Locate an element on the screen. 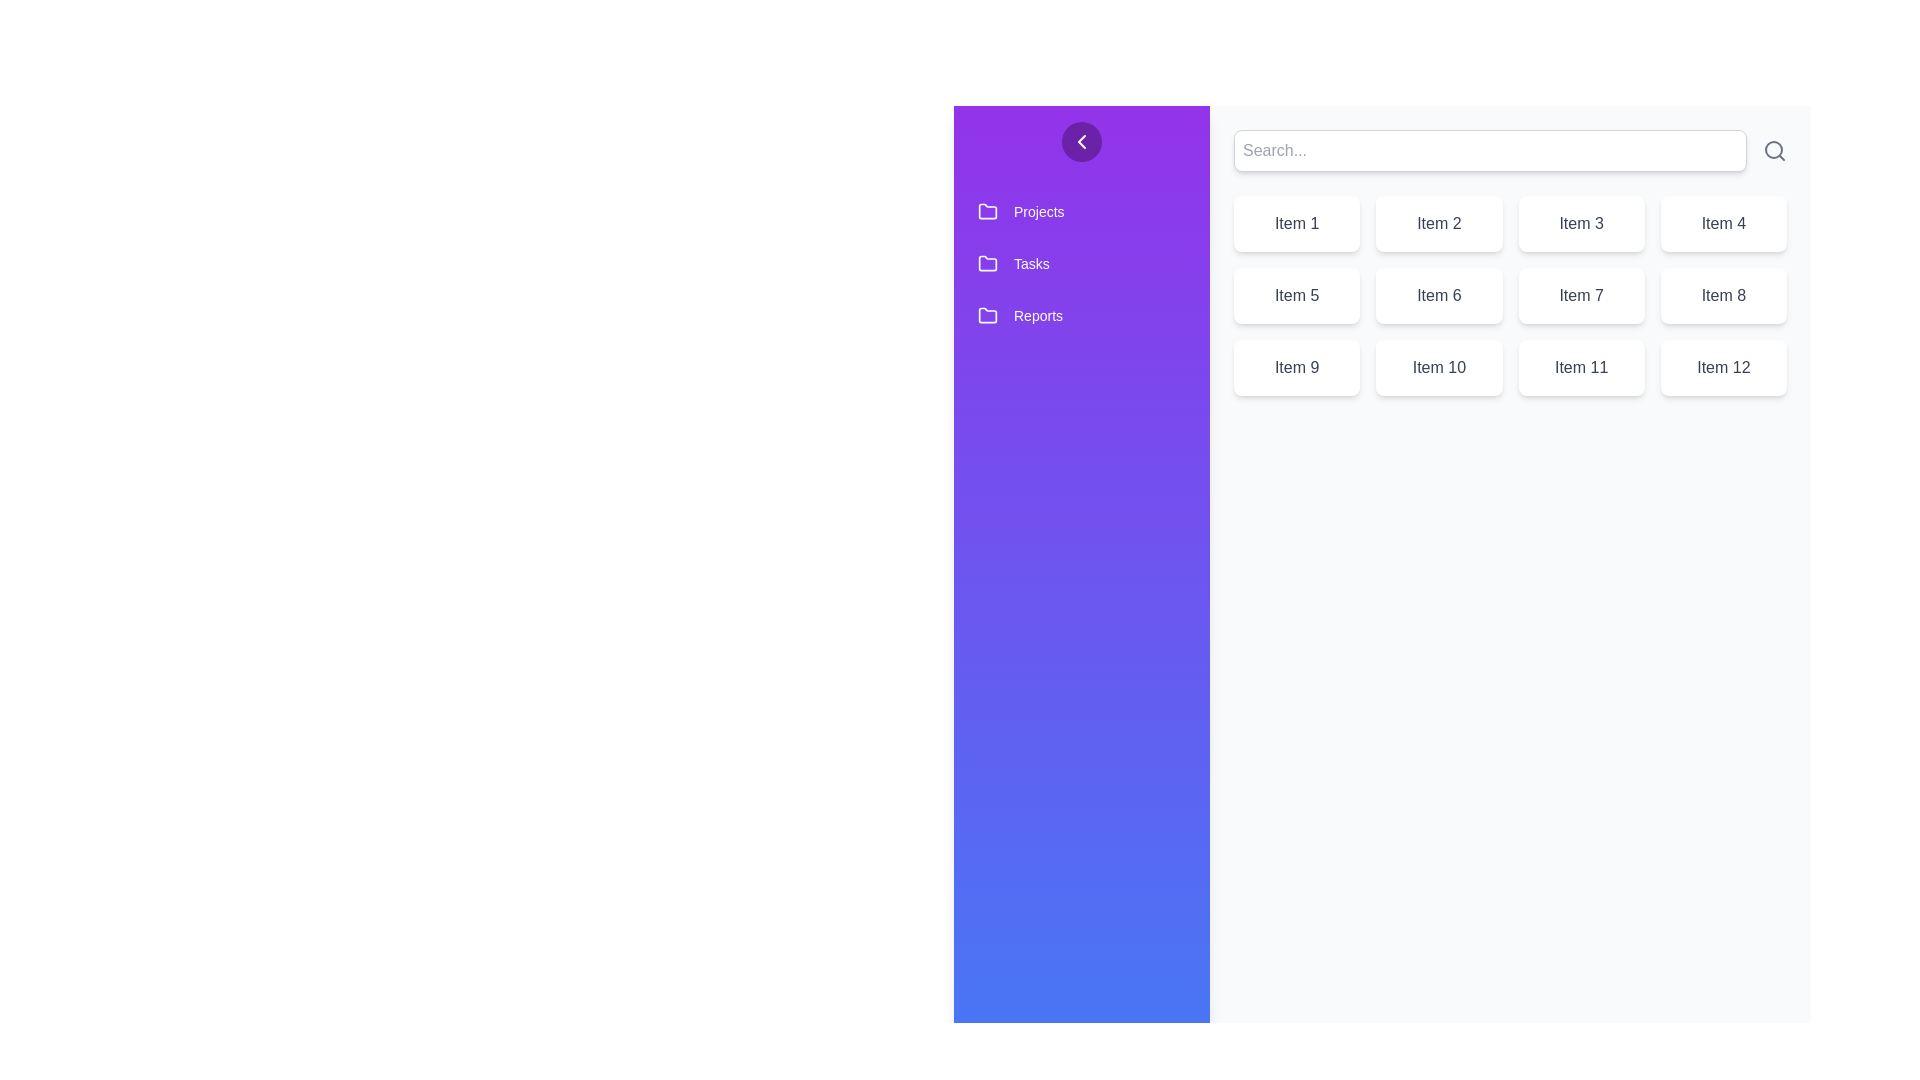 Image resolution: width=1920 pixels, height=1080 pixels. the arrow button to toggle the sidebar visibility is located at coordinates (1080, 141).